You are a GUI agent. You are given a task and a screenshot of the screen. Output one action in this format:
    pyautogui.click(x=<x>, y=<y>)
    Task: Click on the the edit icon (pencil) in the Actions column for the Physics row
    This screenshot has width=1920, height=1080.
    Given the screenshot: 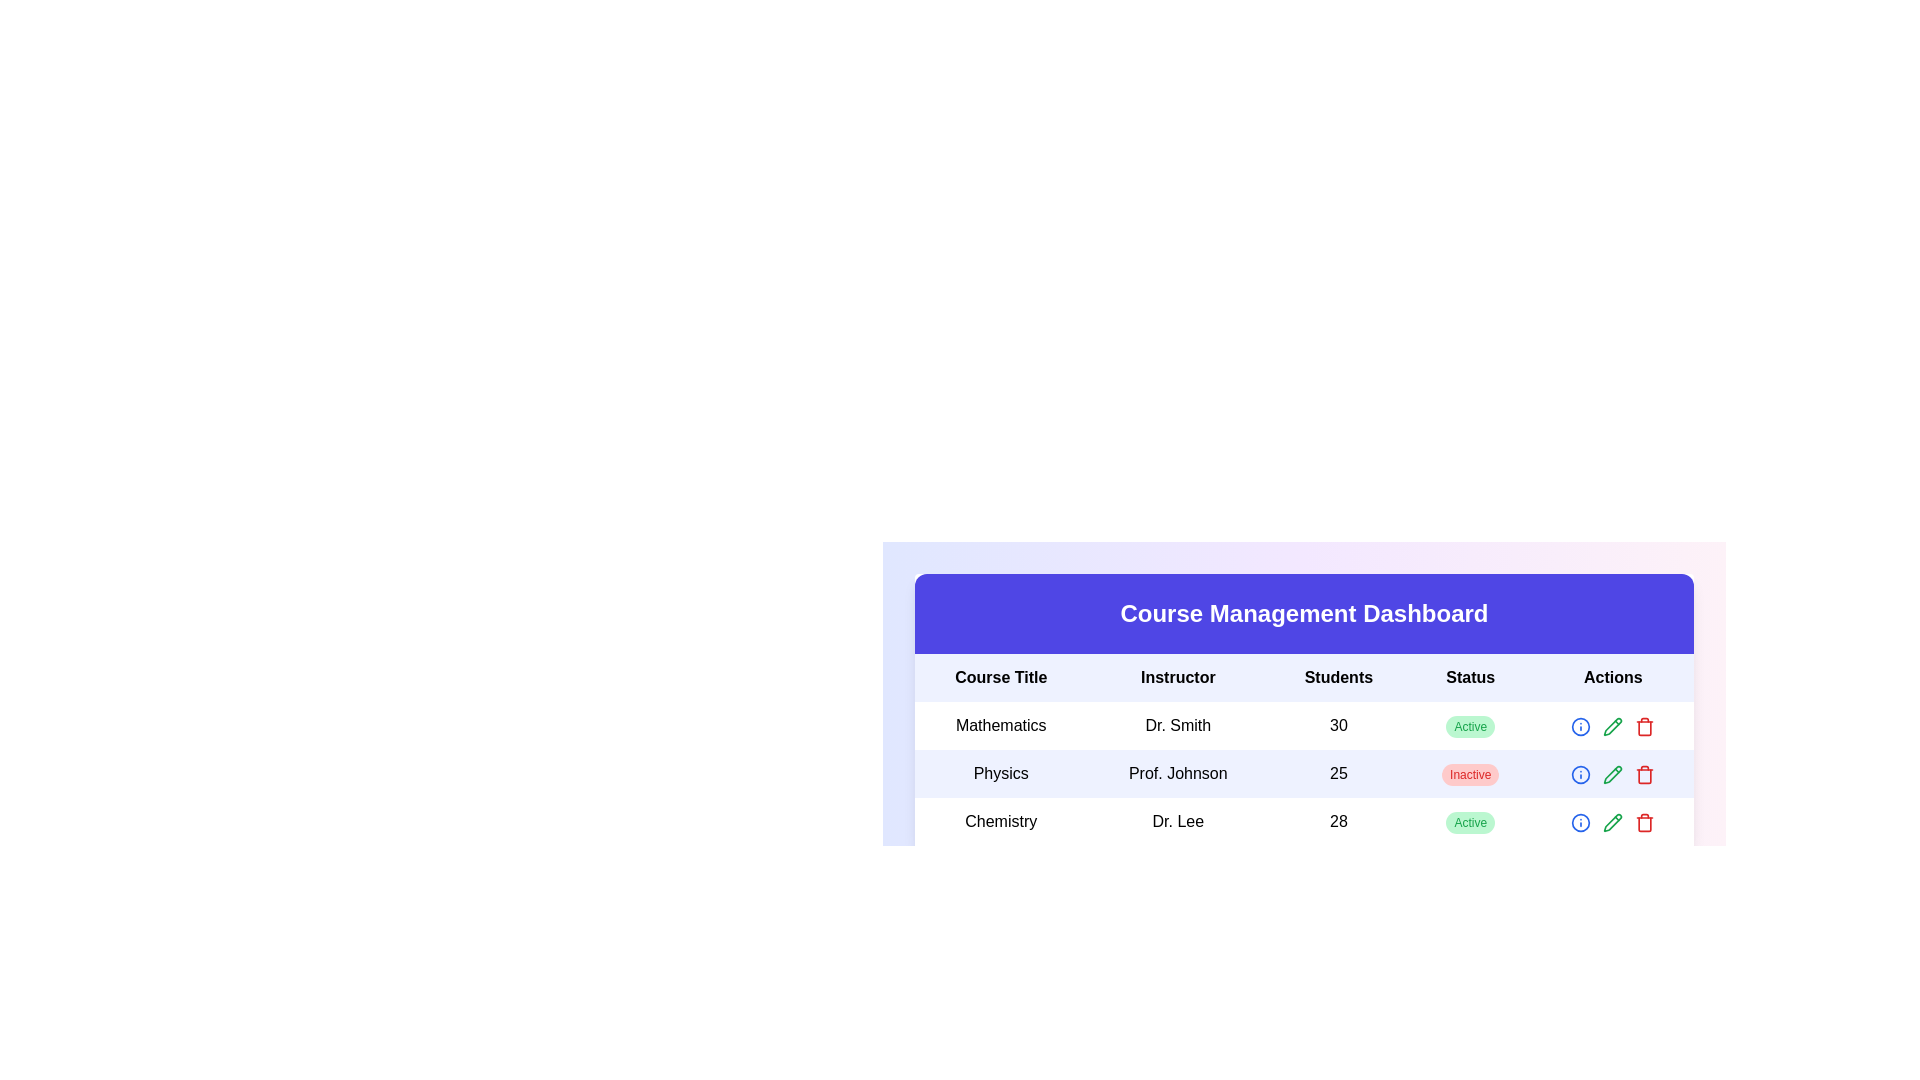 What is the action you would take?
    pyautogui.click(x=1613, y=773)
    